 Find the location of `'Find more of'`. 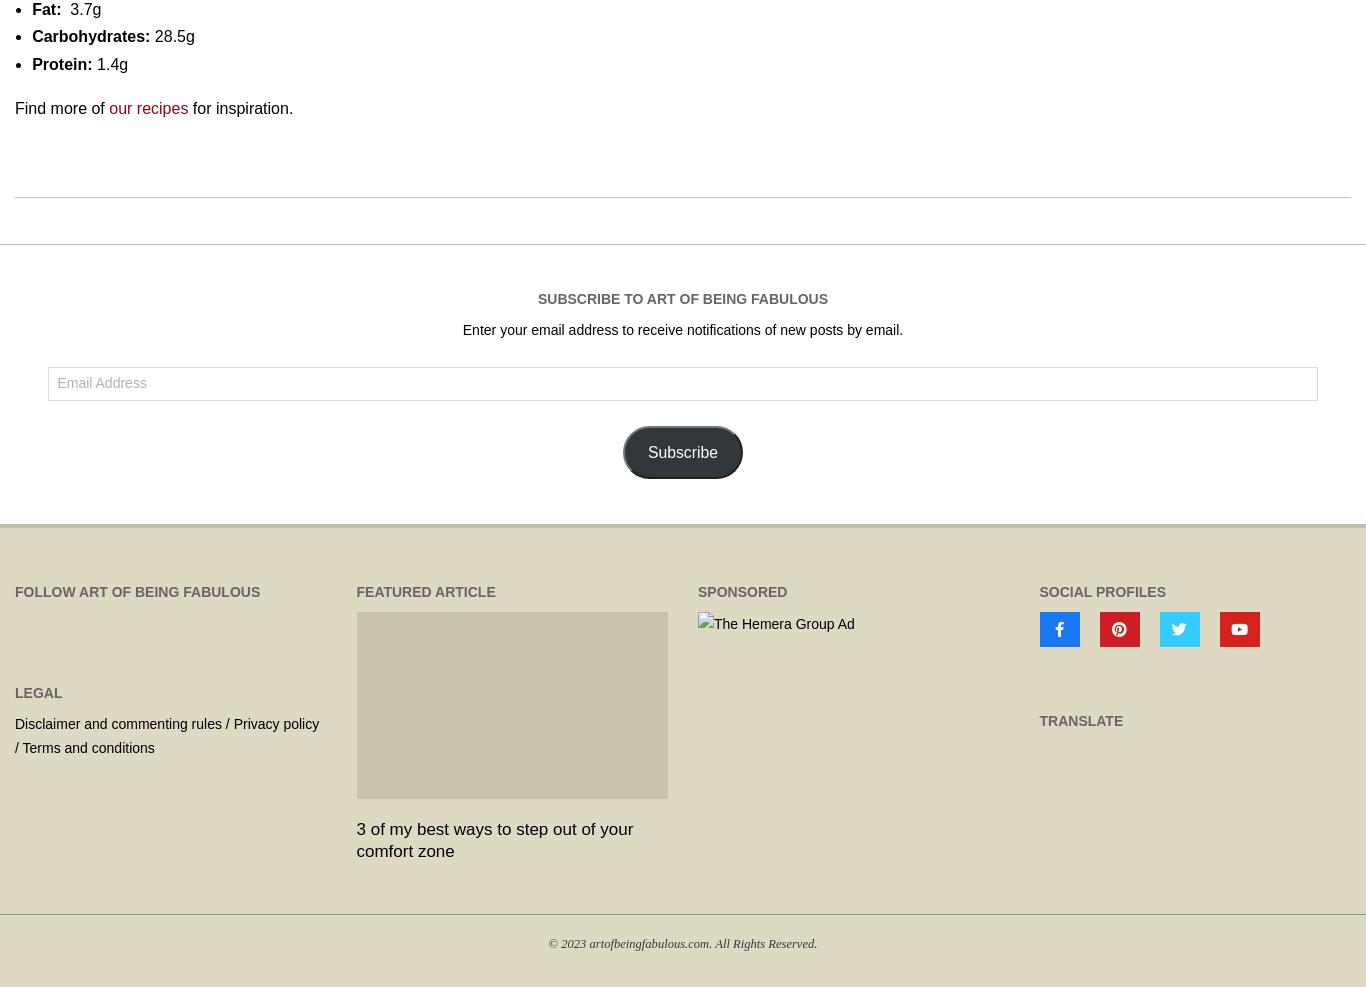

'Find more of' is located at coordinates (62, 108).